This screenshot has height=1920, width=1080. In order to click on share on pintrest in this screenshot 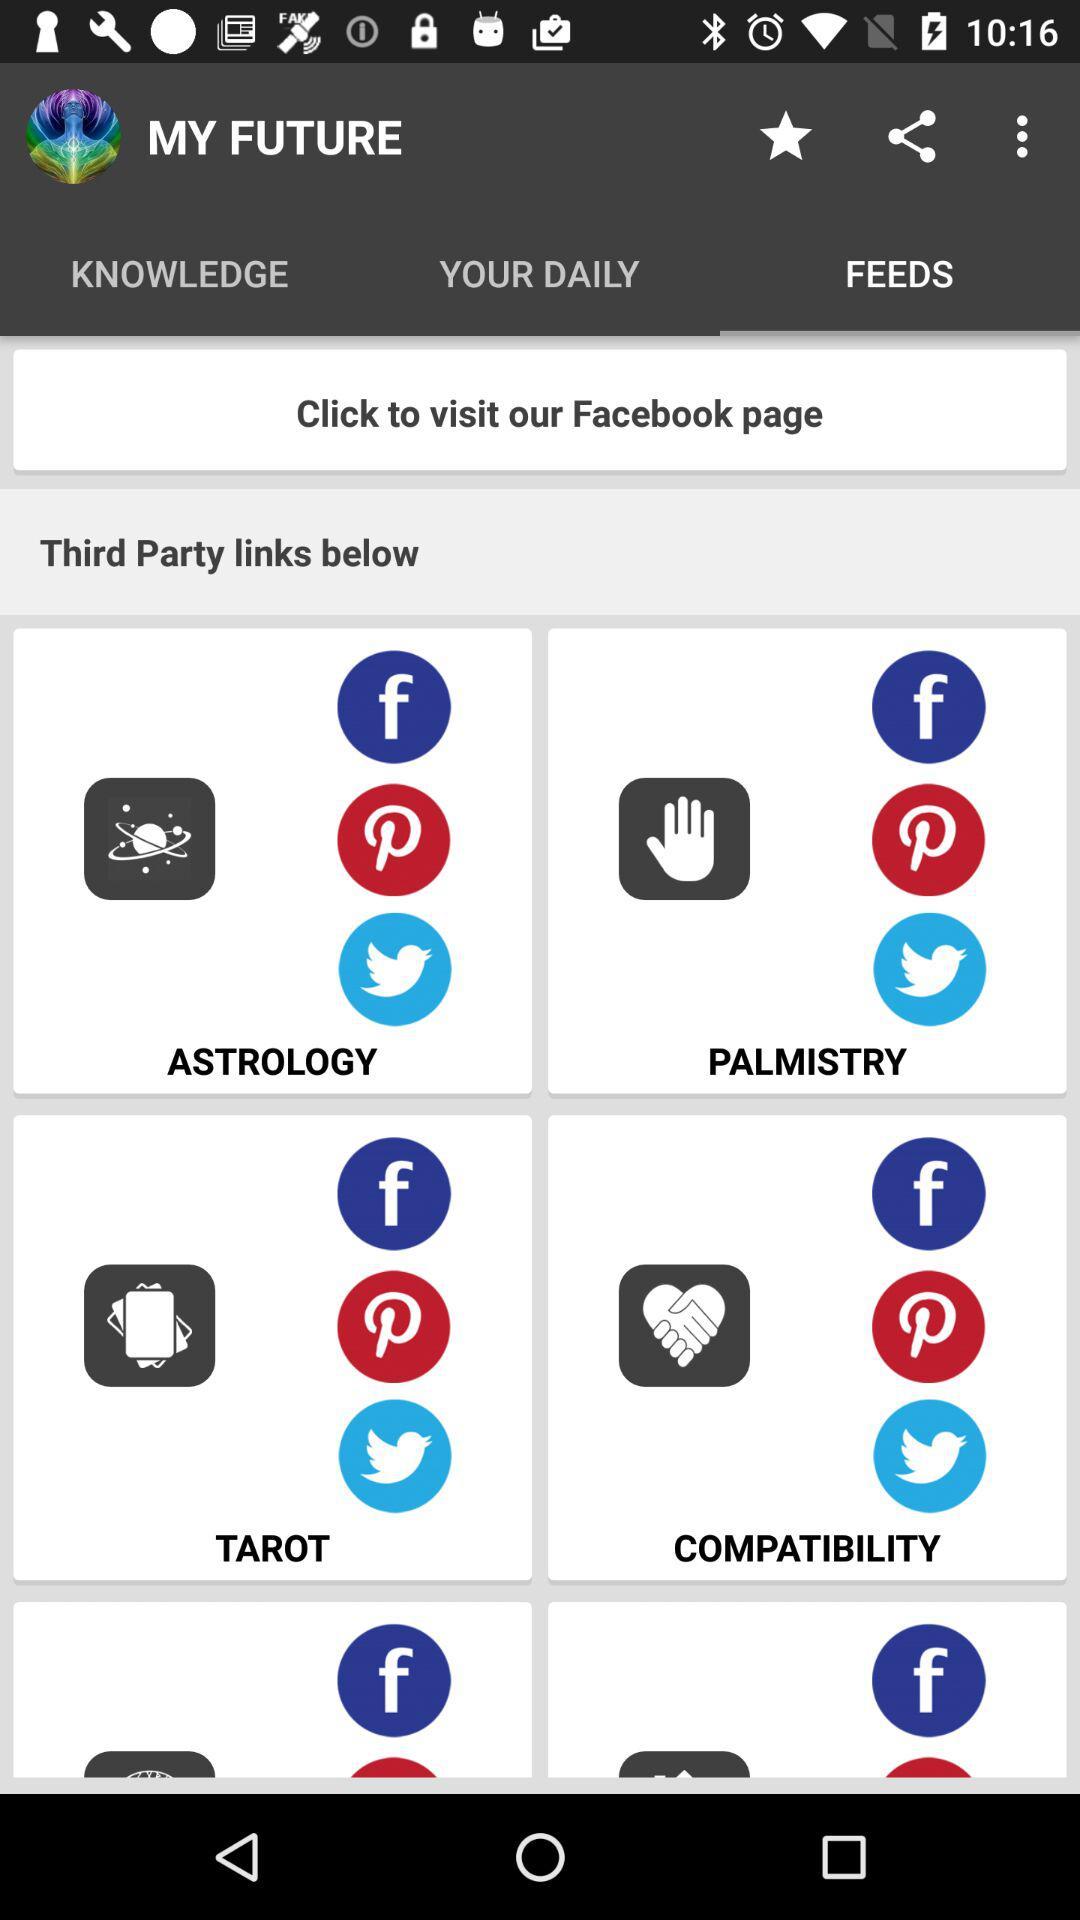, I will do `click(929, 1764)`.